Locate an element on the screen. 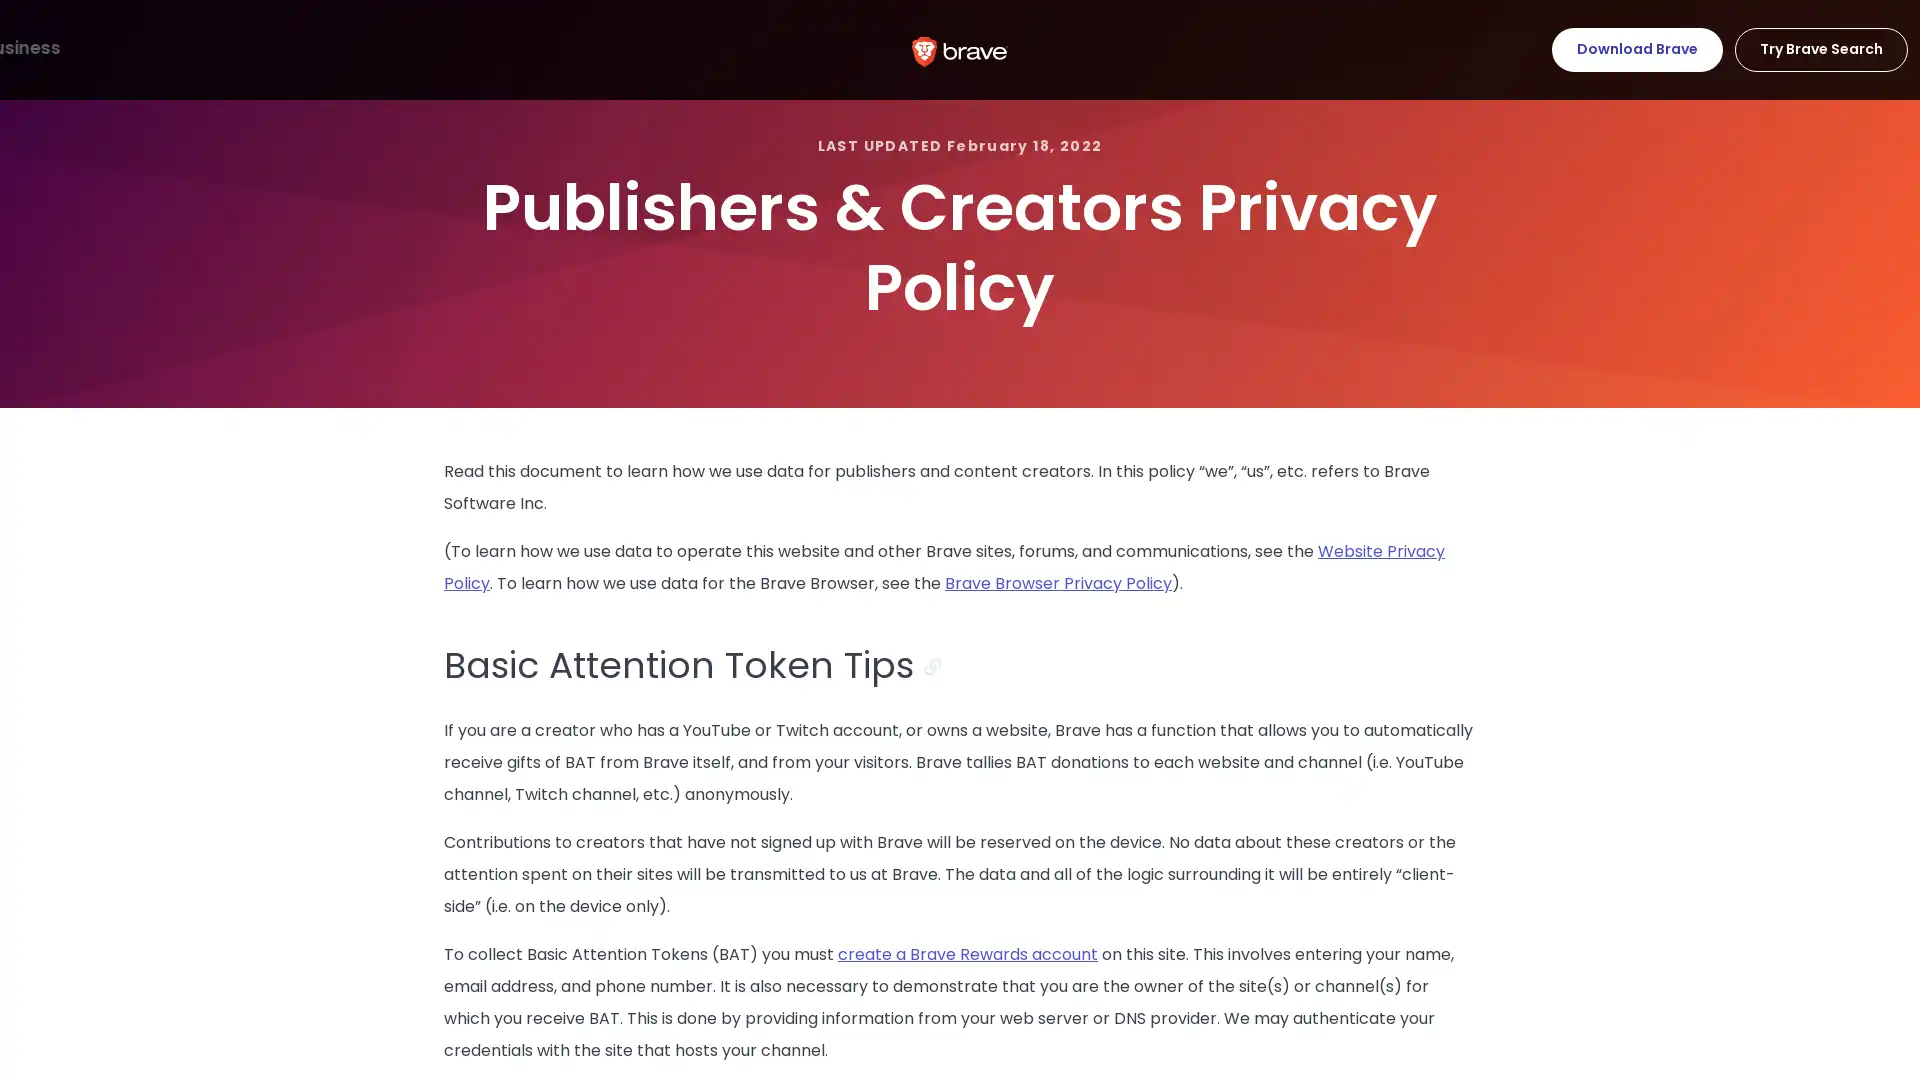  Business is located at coordinates (470, 48).